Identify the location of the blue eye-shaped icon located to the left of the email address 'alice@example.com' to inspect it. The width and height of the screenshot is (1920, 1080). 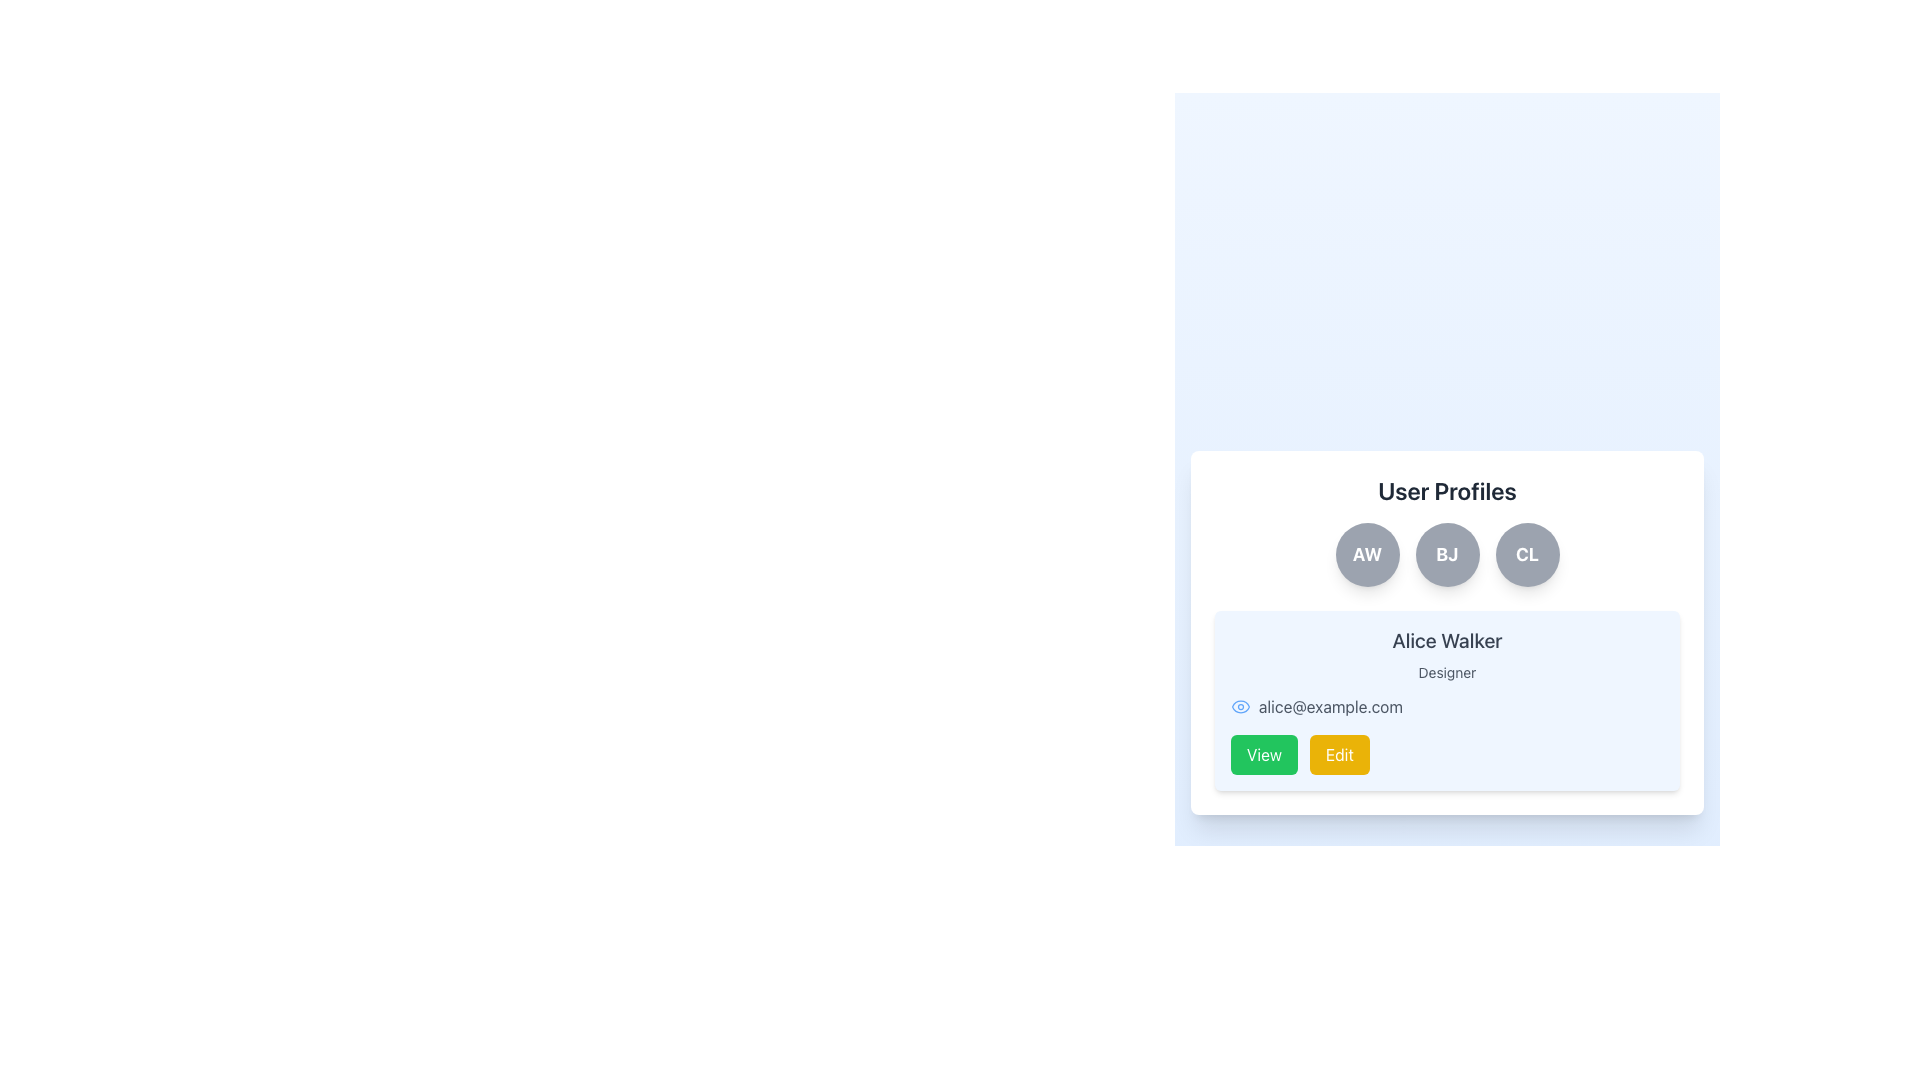
(1240, 705).